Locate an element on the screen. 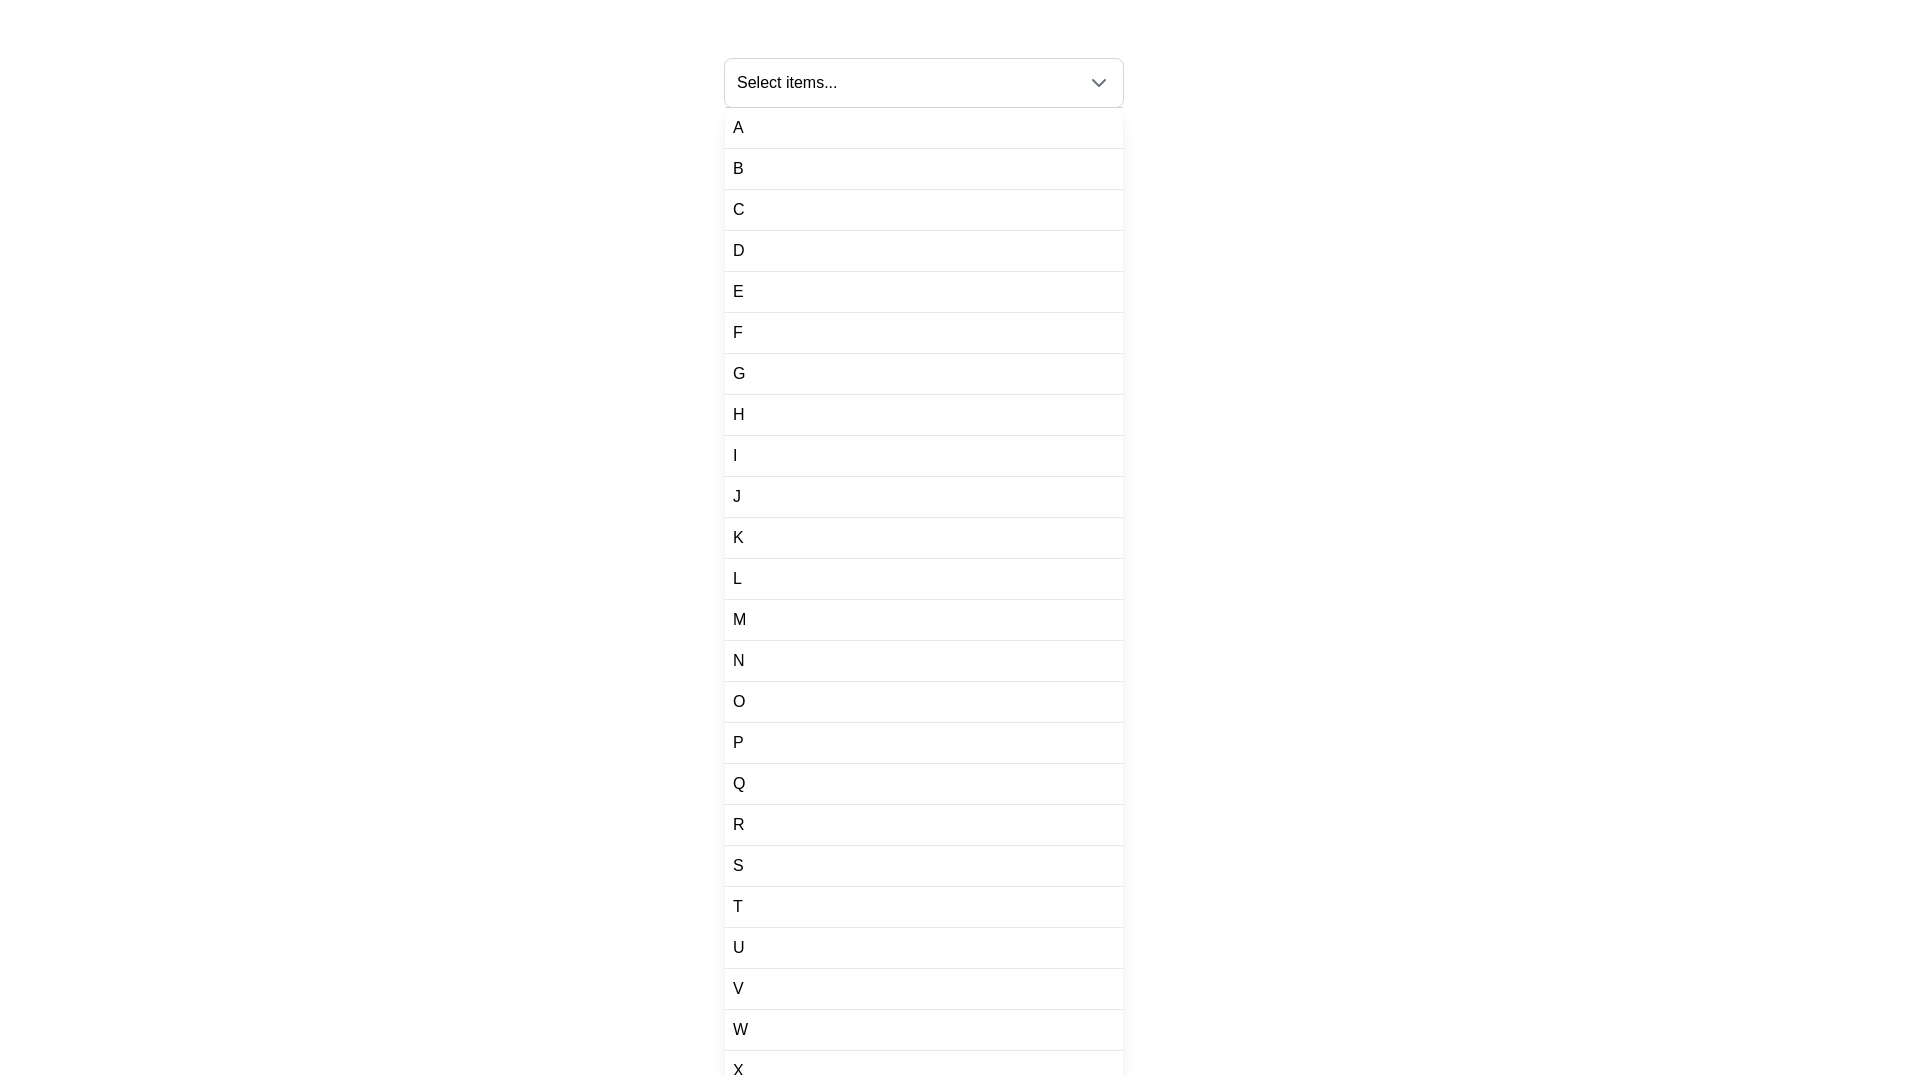 Image resolution: width=1920 pixels, height=1080 pixels. the selectable list item labeled 'R' is located at coordinates (923, 825).